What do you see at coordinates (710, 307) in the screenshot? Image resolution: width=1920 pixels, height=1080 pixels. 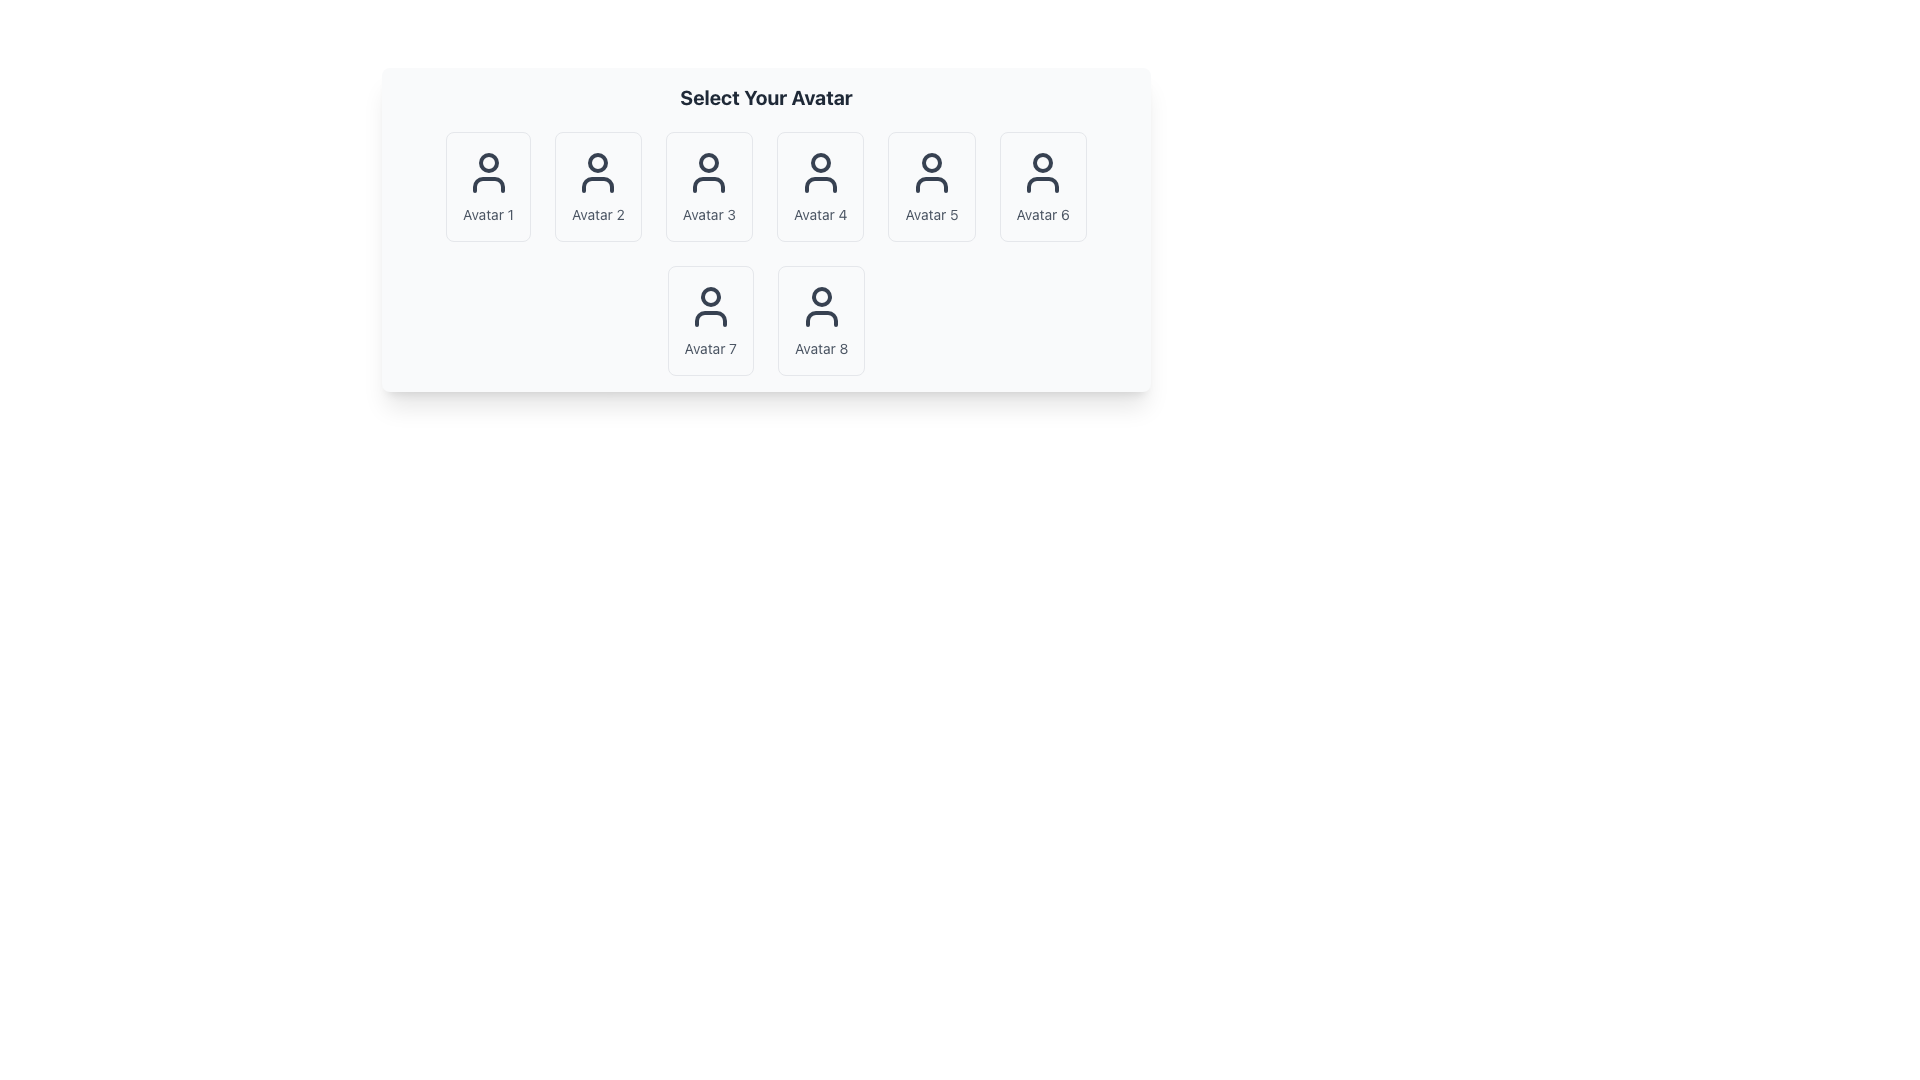 I see `the user silhouette icon in the 'Avatar 7' card` at bounding box center [710, 307].